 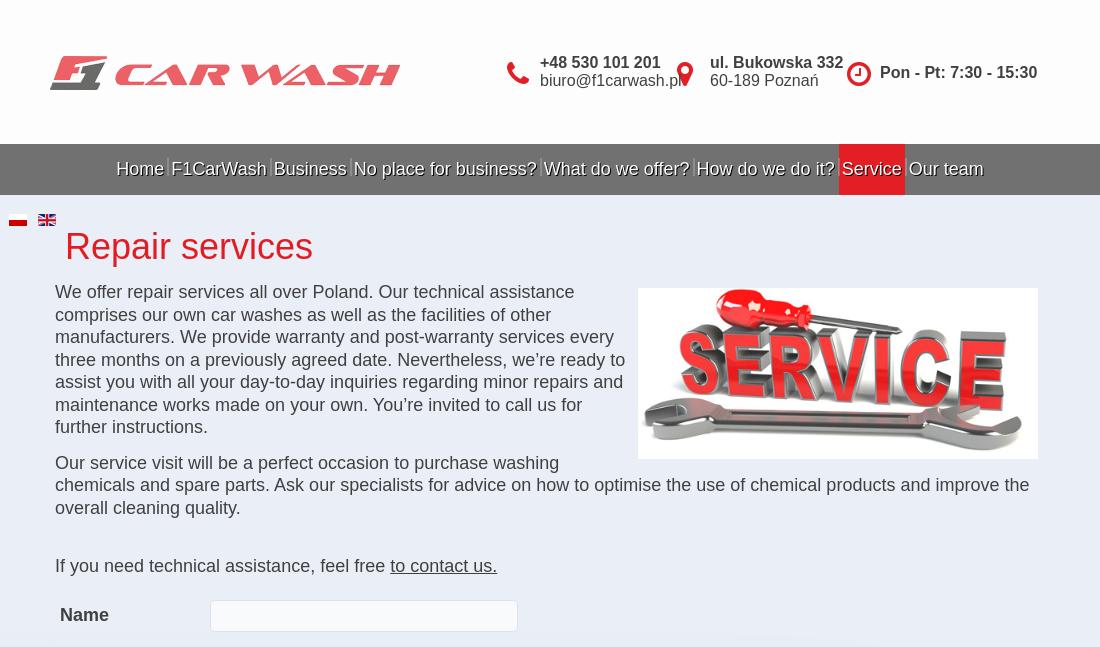 I want to click on 'Our team', so click(x=945, y=168).